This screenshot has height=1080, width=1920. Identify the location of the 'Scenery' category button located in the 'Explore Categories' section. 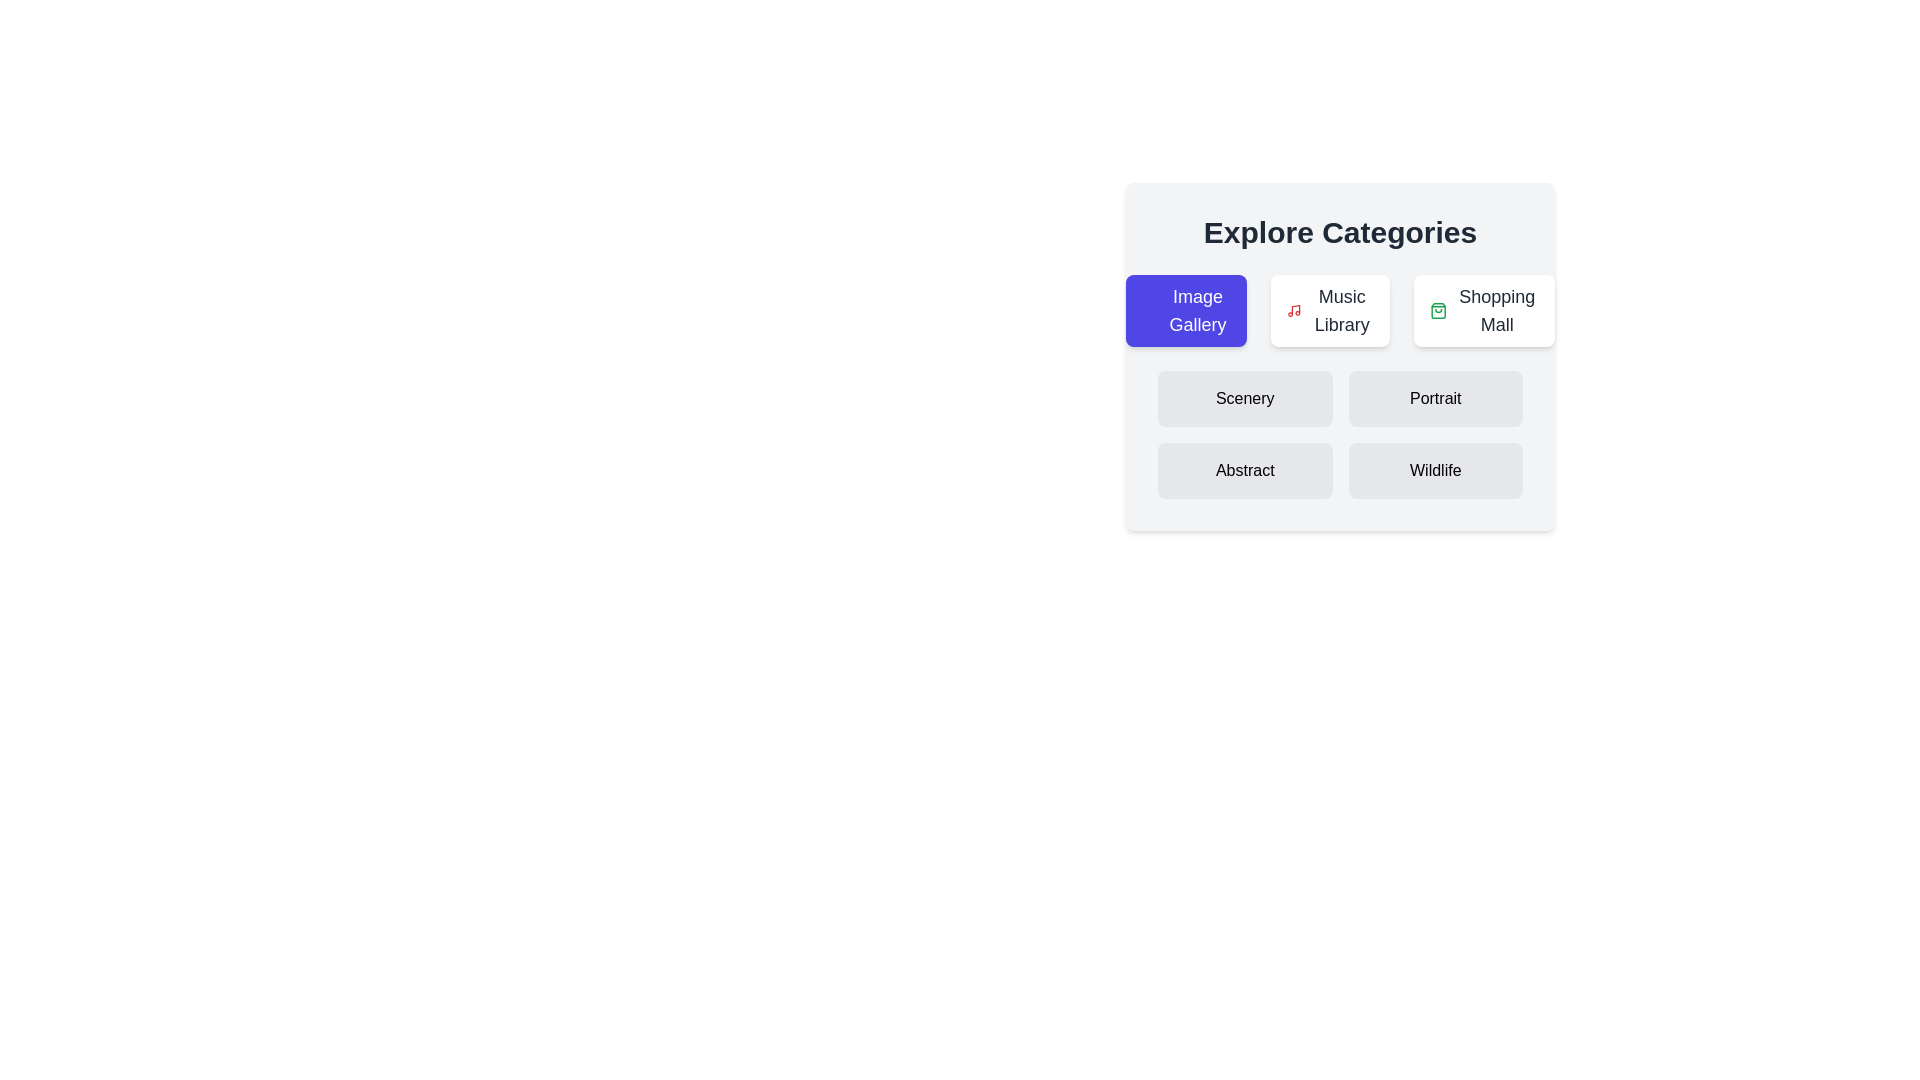
(1243, 398).